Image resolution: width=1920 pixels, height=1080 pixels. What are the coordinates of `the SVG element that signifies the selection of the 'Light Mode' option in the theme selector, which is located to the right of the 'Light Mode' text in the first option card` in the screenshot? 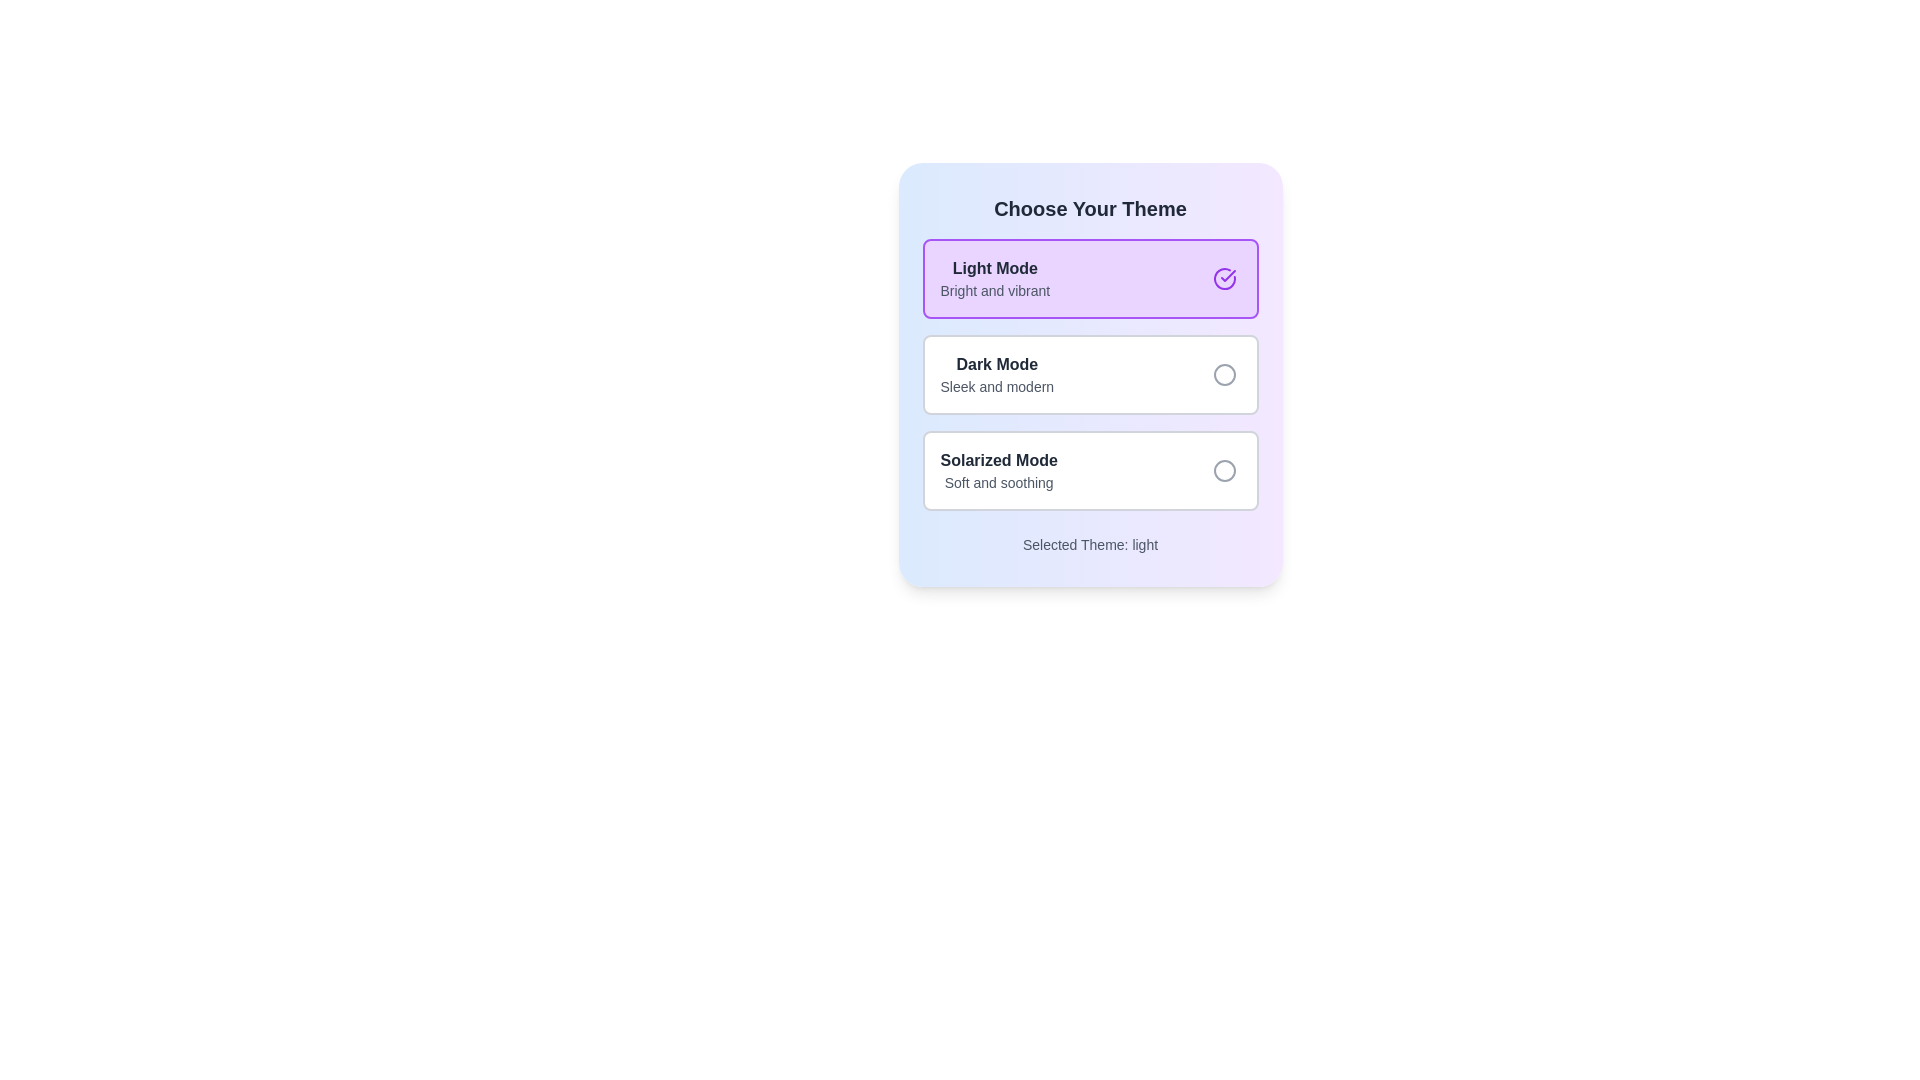 It's located at (1227, 276).